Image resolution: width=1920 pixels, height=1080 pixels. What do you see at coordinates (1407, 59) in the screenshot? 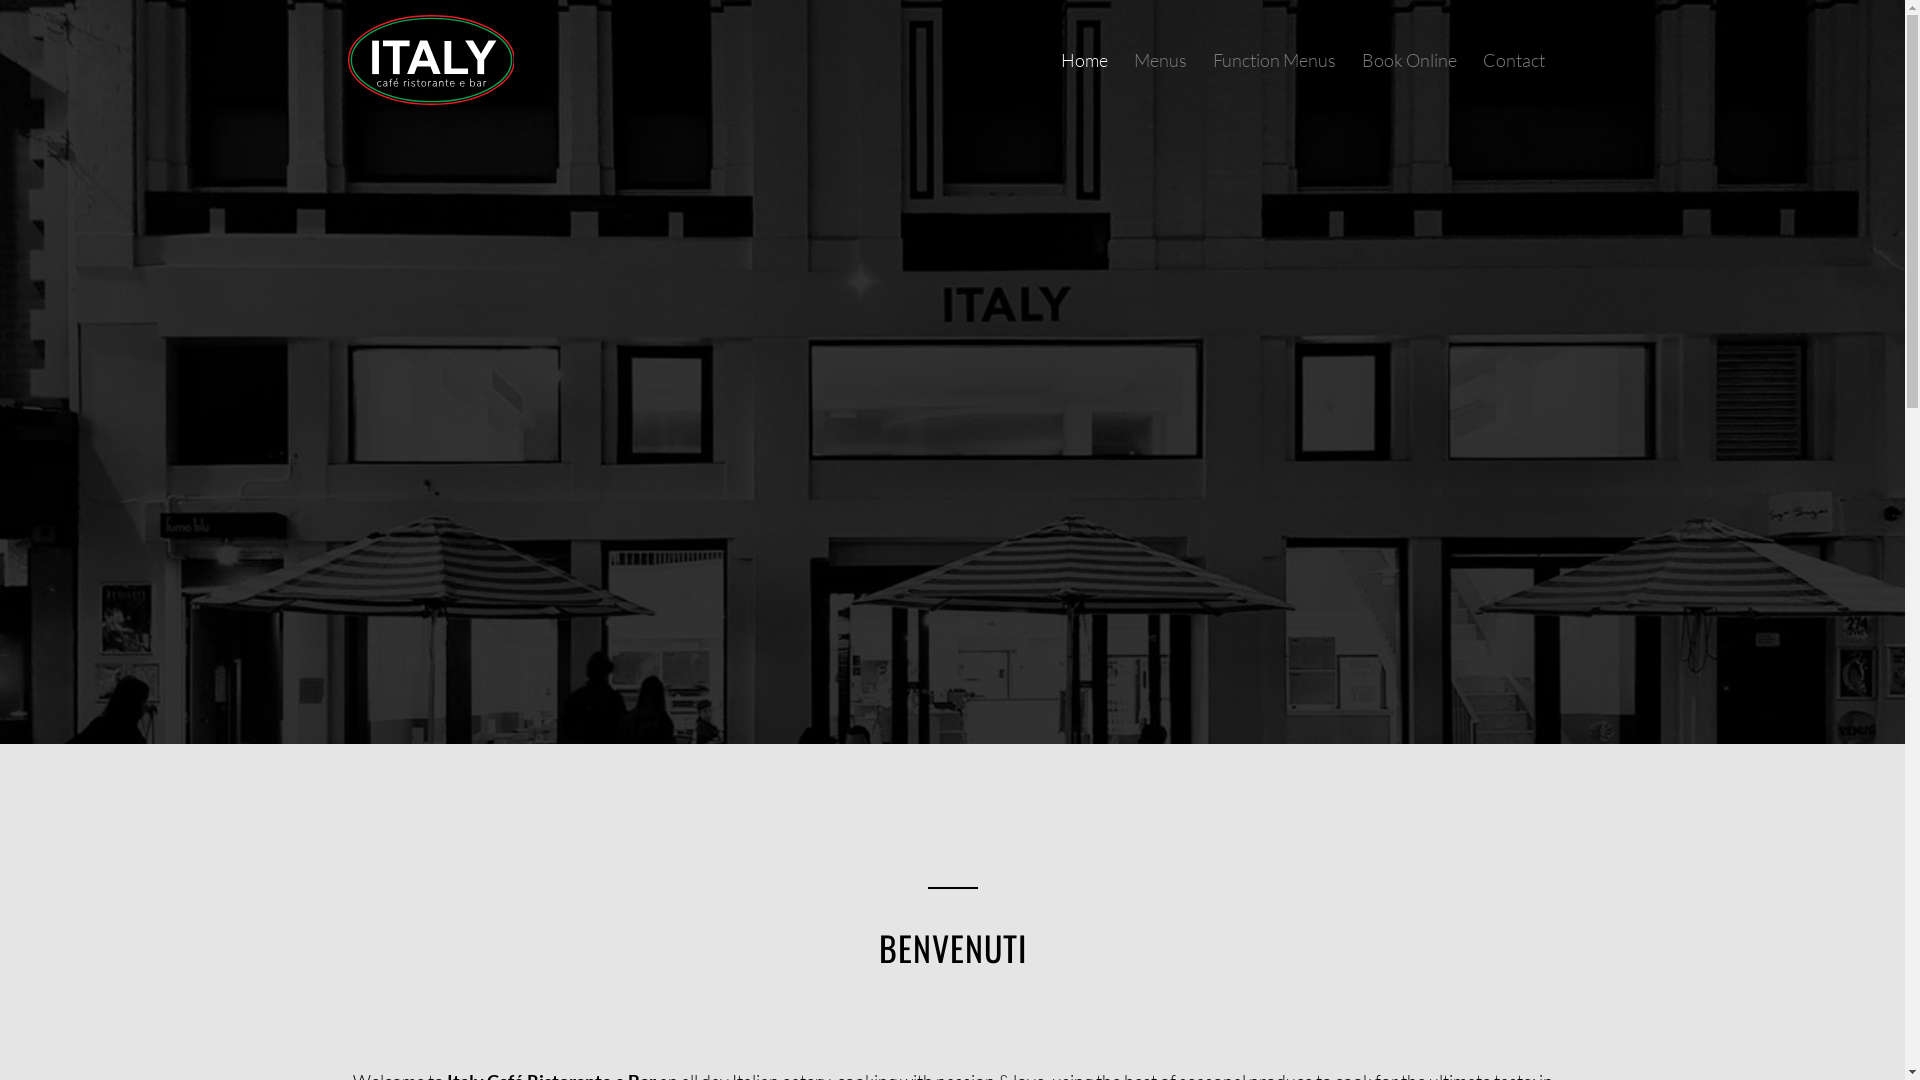
I see `'Book Online'` at bounding box center [1407, 59].